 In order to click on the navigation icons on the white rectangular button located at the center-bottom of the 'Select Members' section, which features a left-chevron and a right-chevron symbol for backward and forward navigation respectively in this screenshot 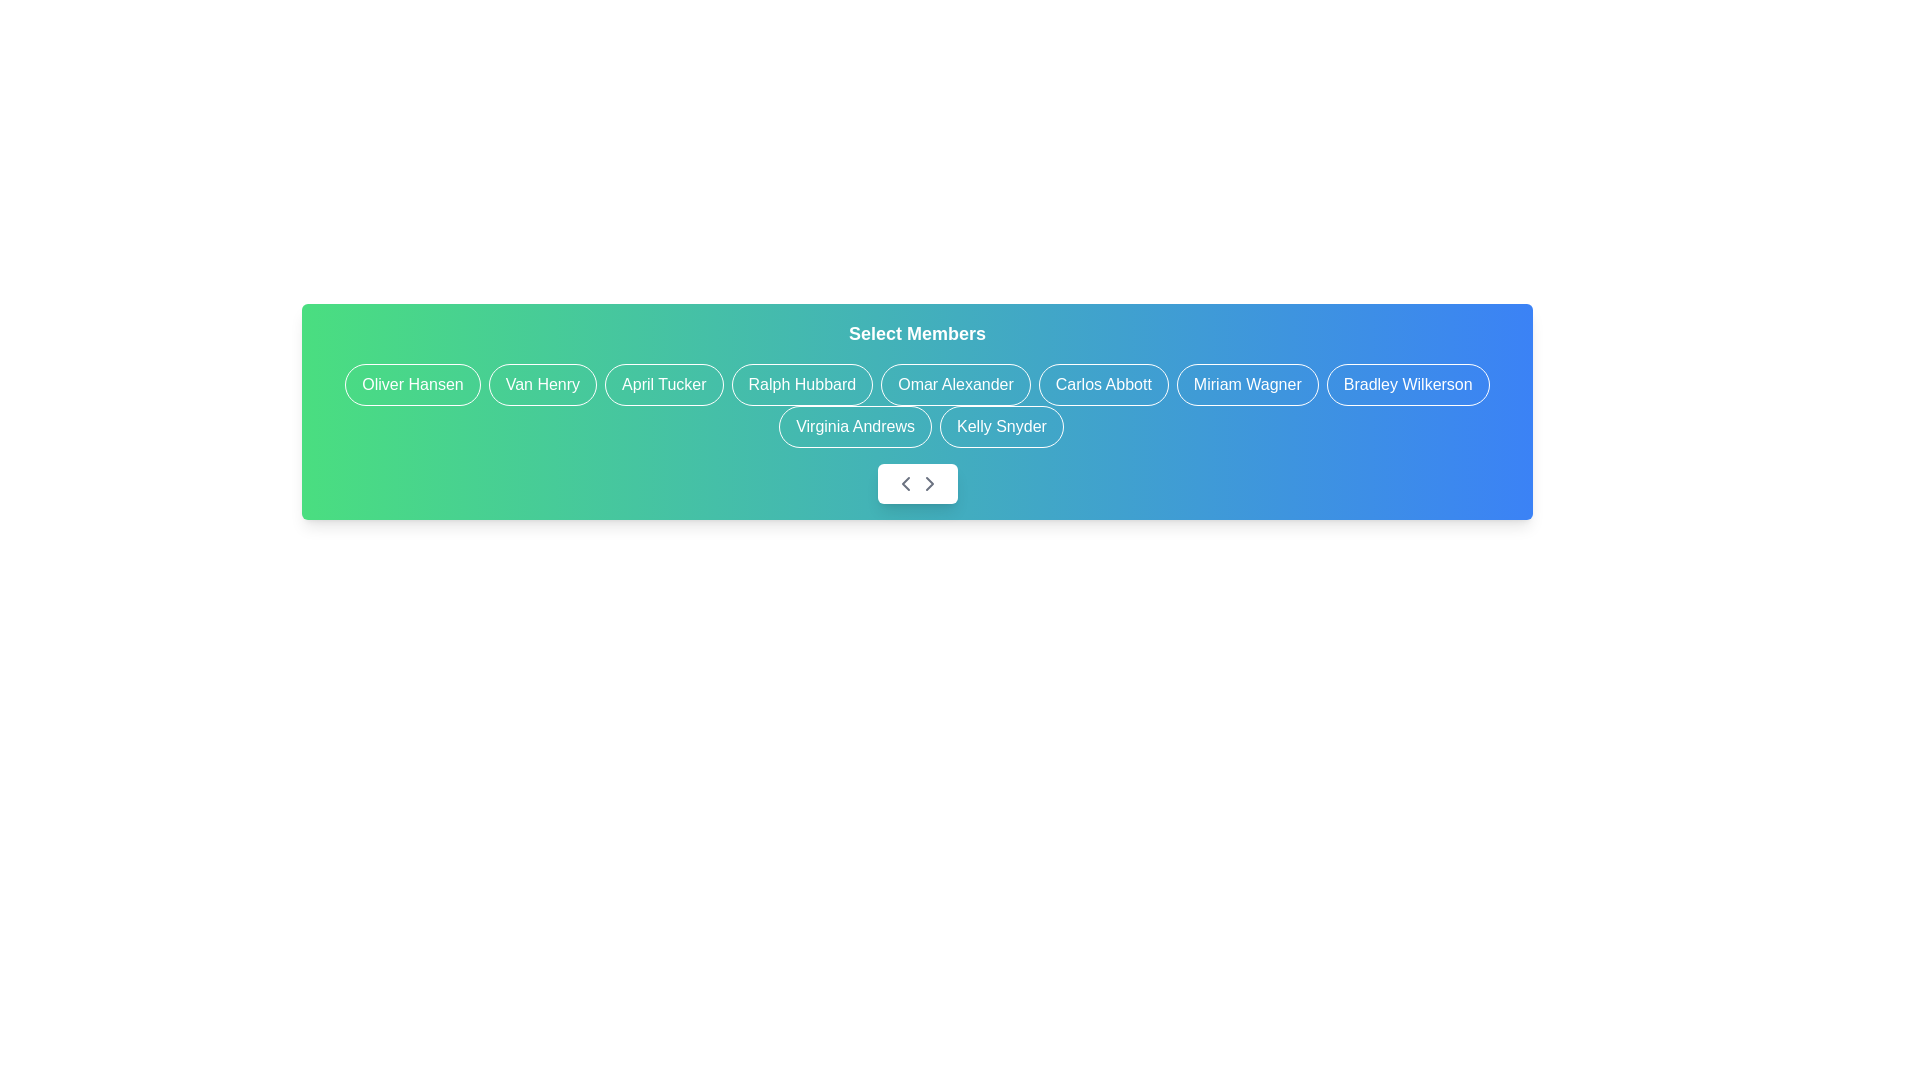, I will do `click(916, 483)`.